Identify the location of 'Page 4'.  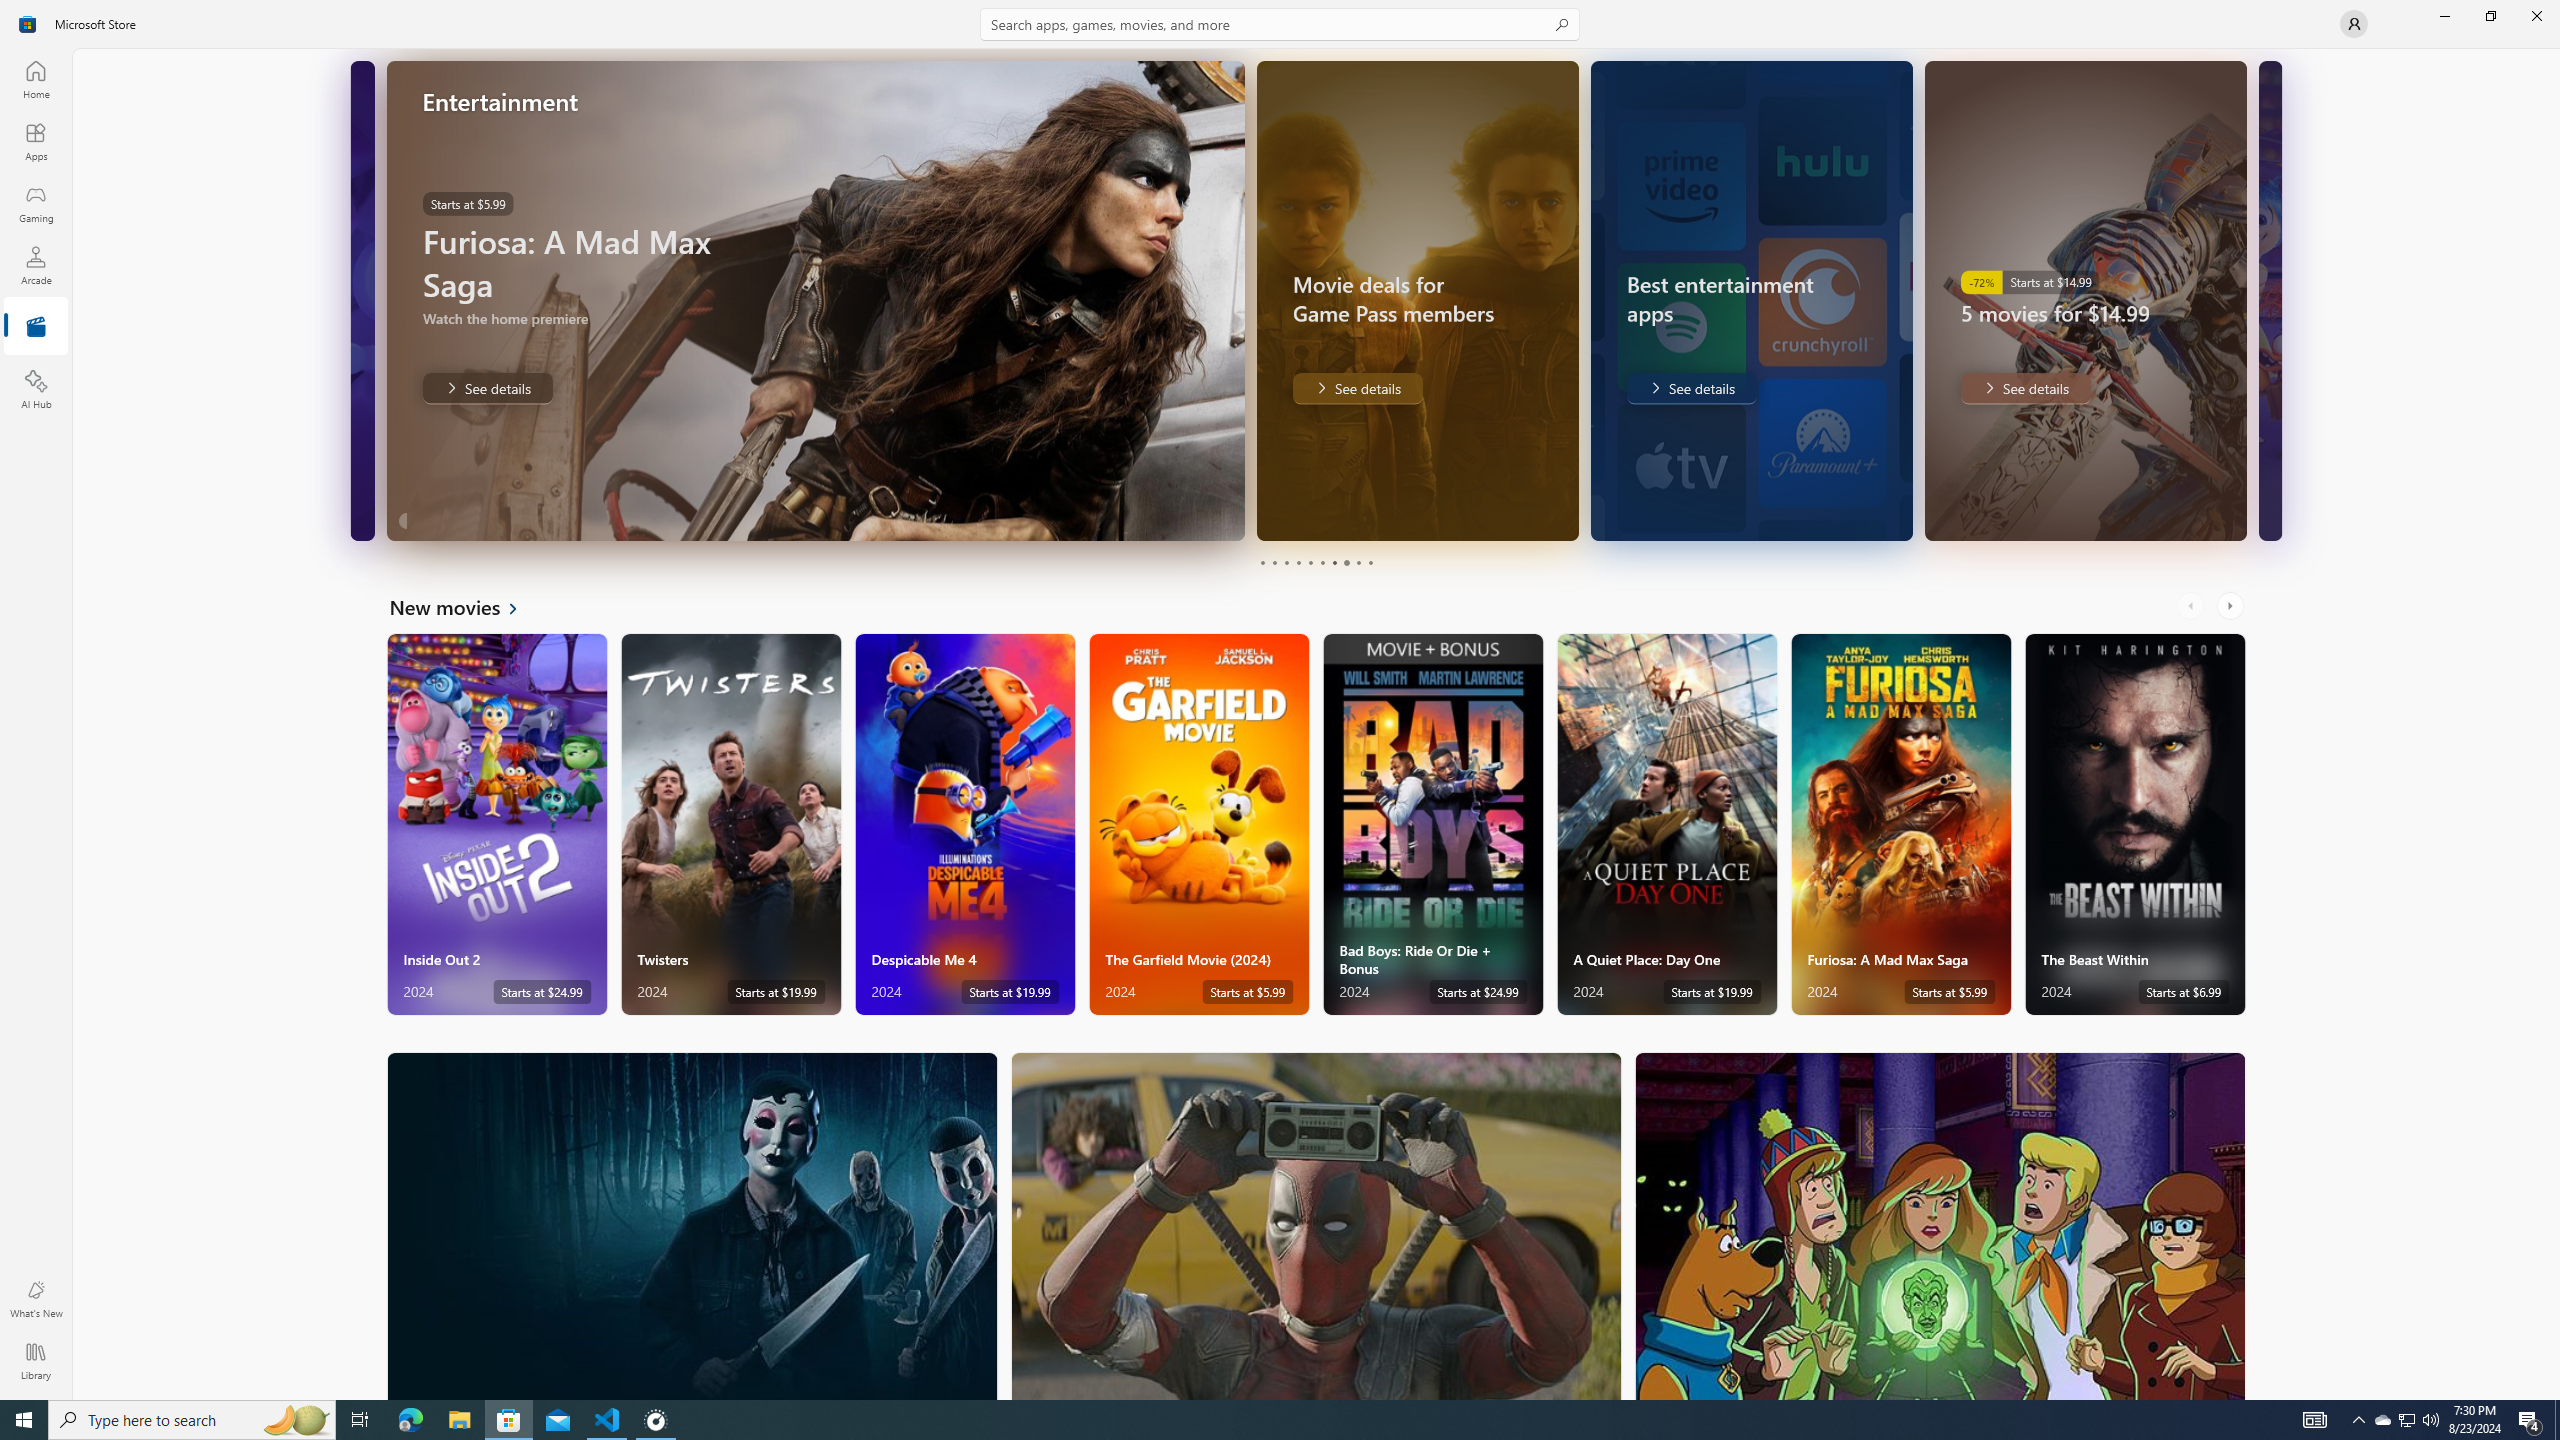
(1296, 562).